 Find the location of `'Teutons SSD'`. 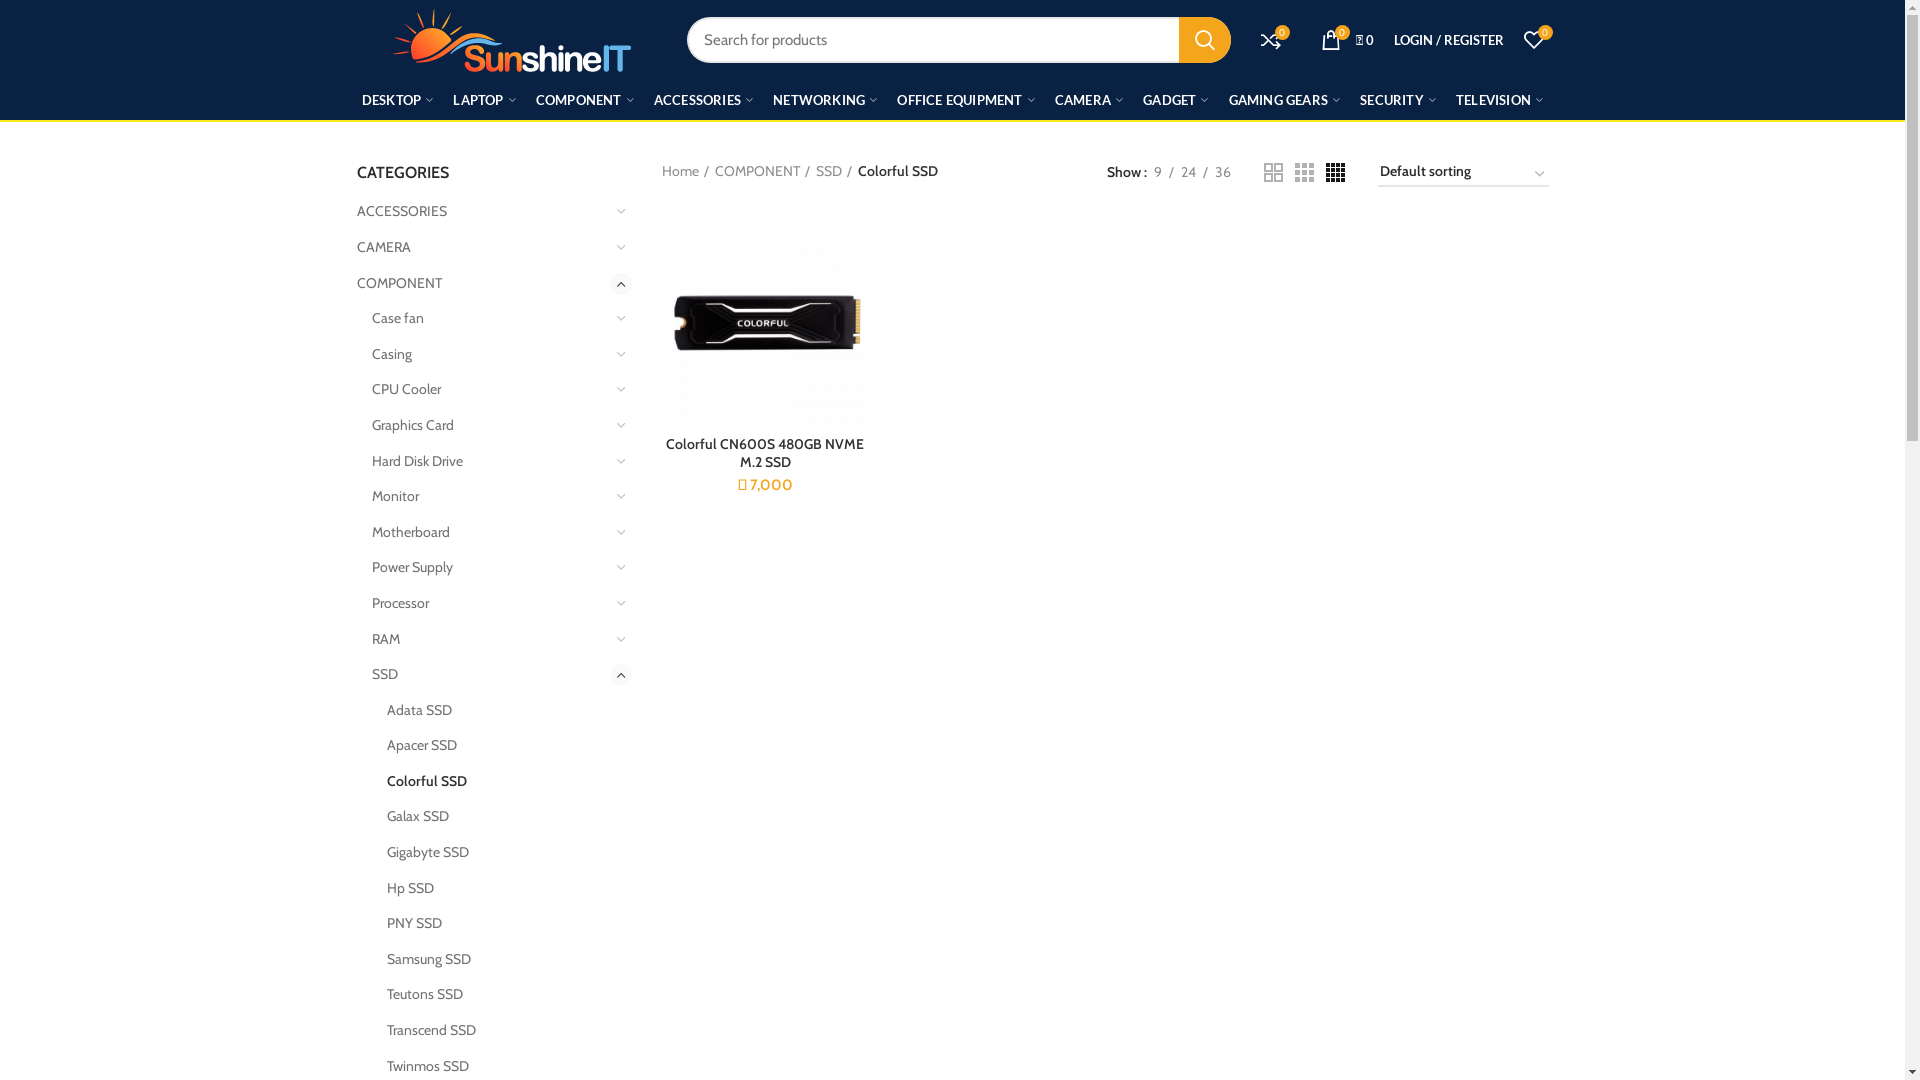

'Teutons SSD' is located at coordinates (496, 995).